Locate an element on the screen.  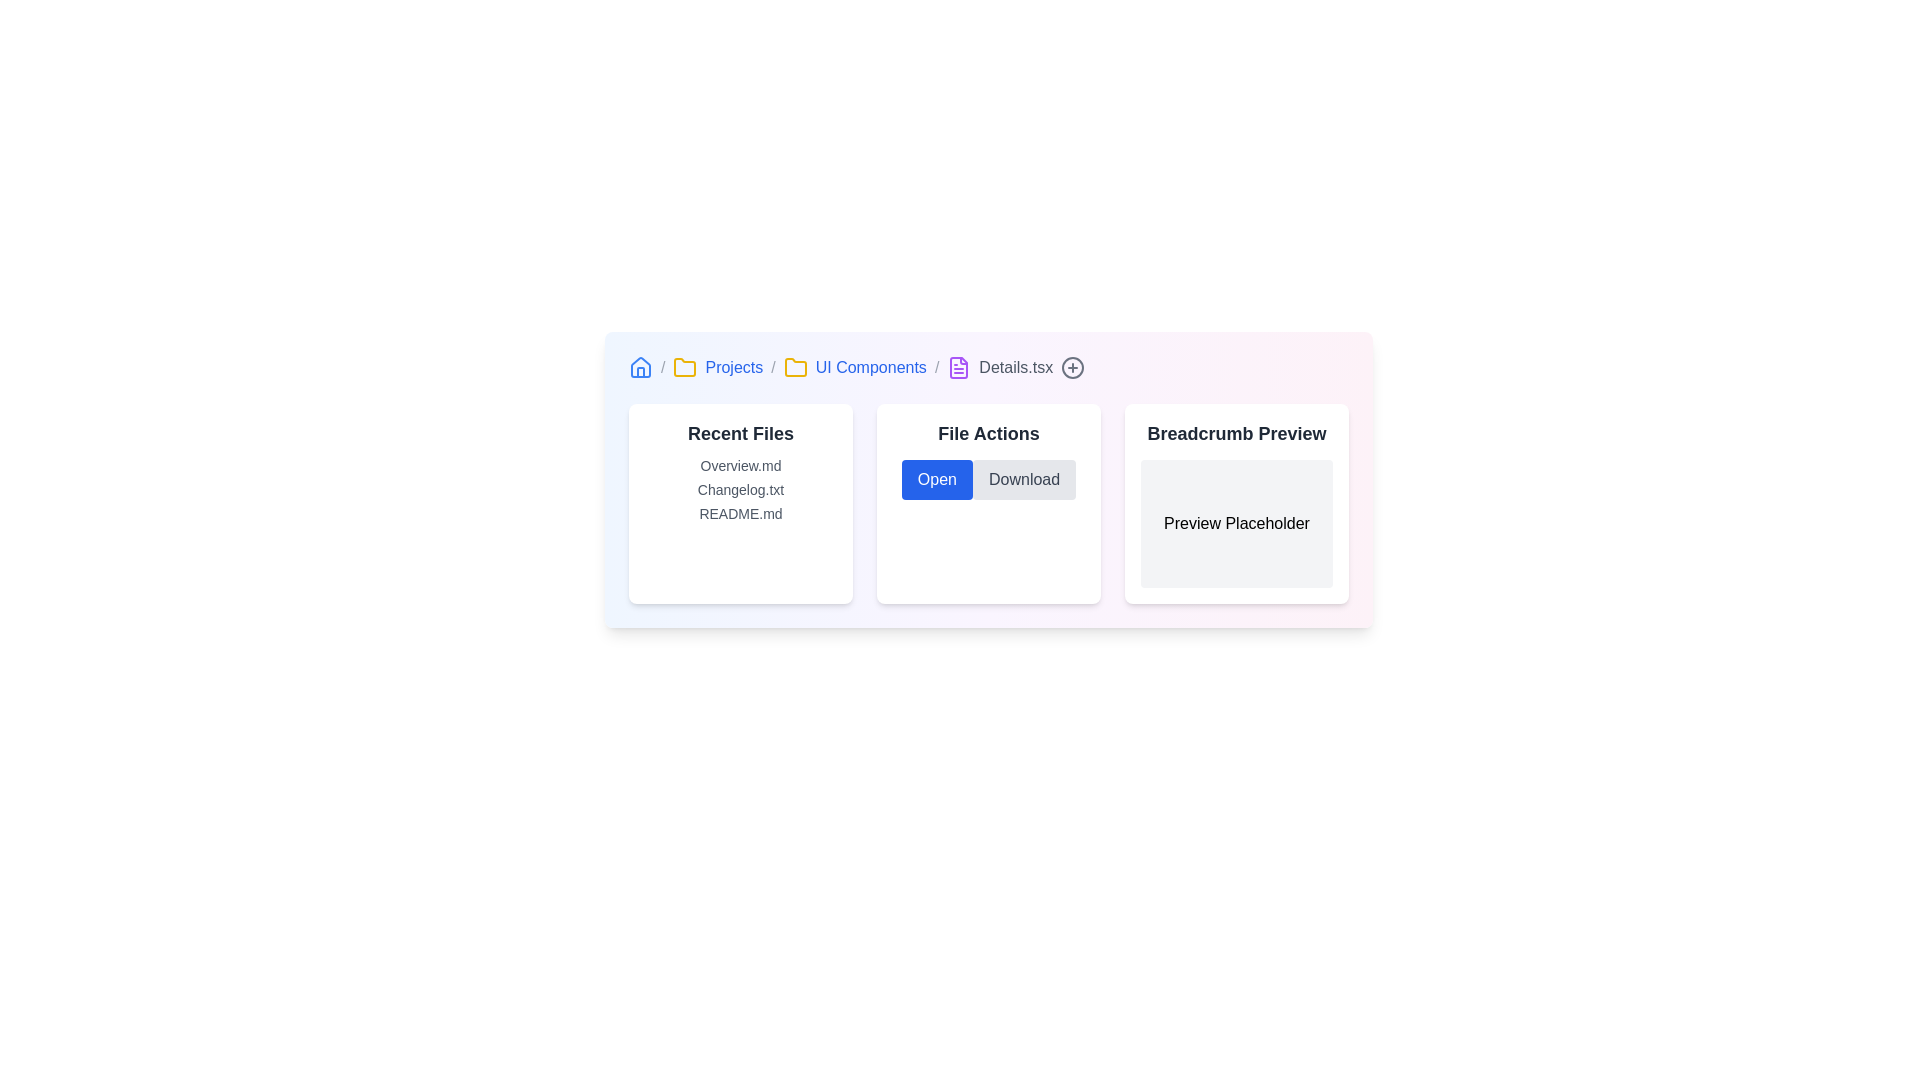
the hyperlink styled text reading 'UI Components' in the breadcrumb navigation bar to potentially see additional information such as a tooltip is located at coordinates (871, 367).